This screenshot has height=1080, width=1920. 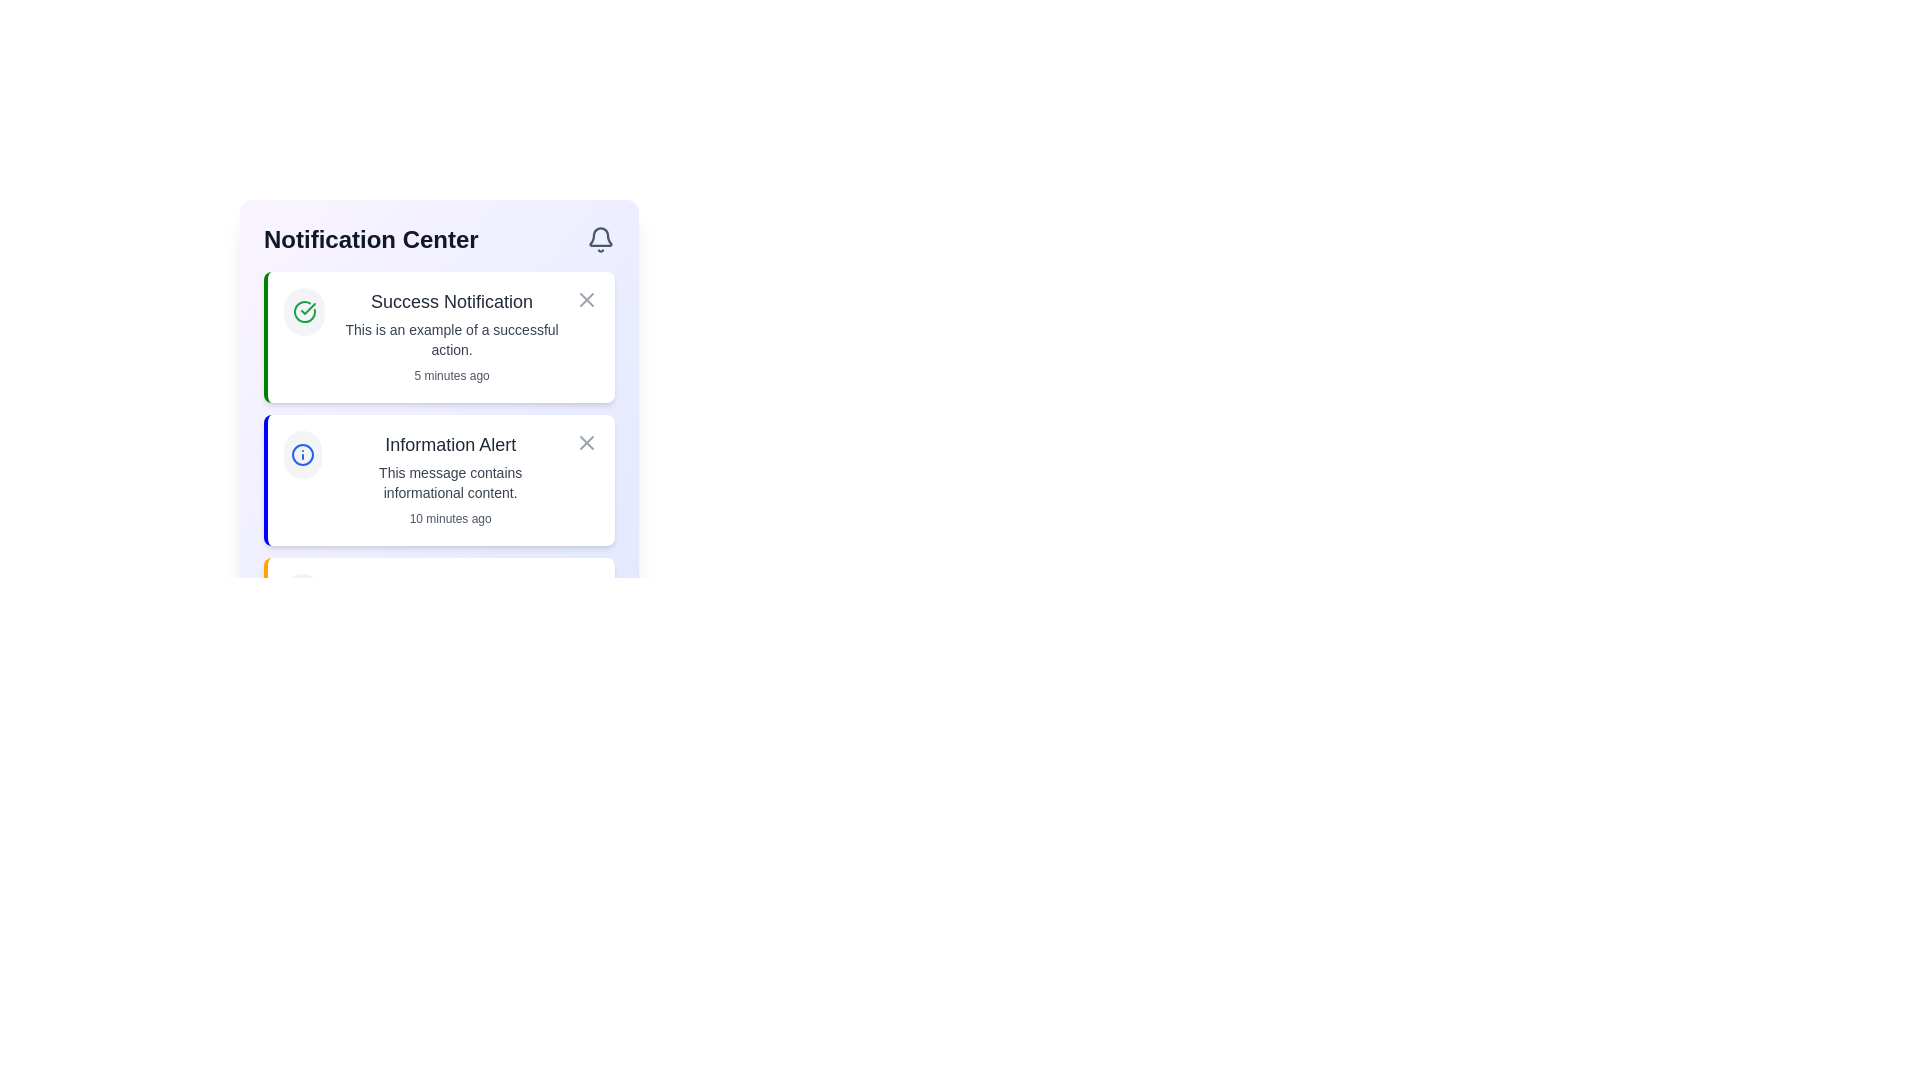 I want to click on the Notification Card located directly below the 'Success Notification' in the vertical list of notifications, so click(x=438, y=456).